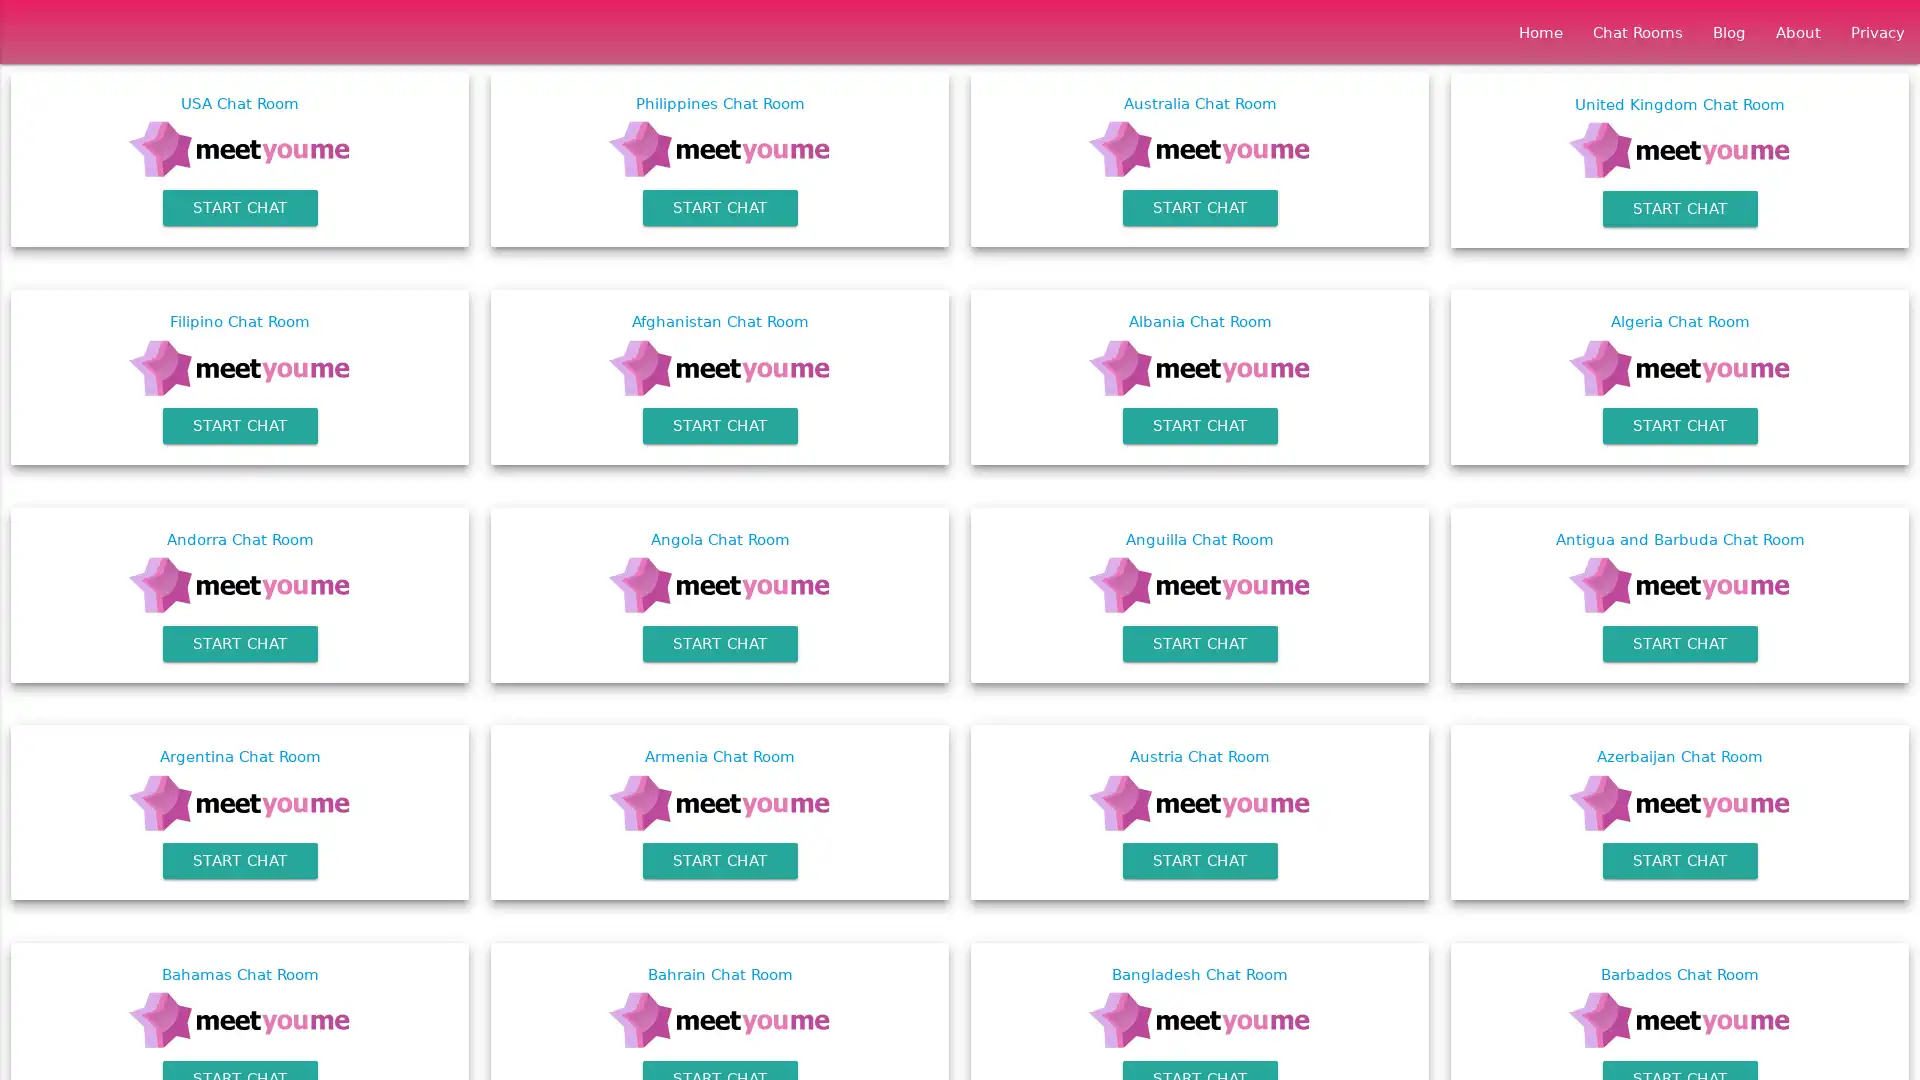 Image resolution: width=1920 pixels, height=1080 pixels. Describe the element at coordinates (239, 207) in the screenshot. I see `START CHAT` at that location.